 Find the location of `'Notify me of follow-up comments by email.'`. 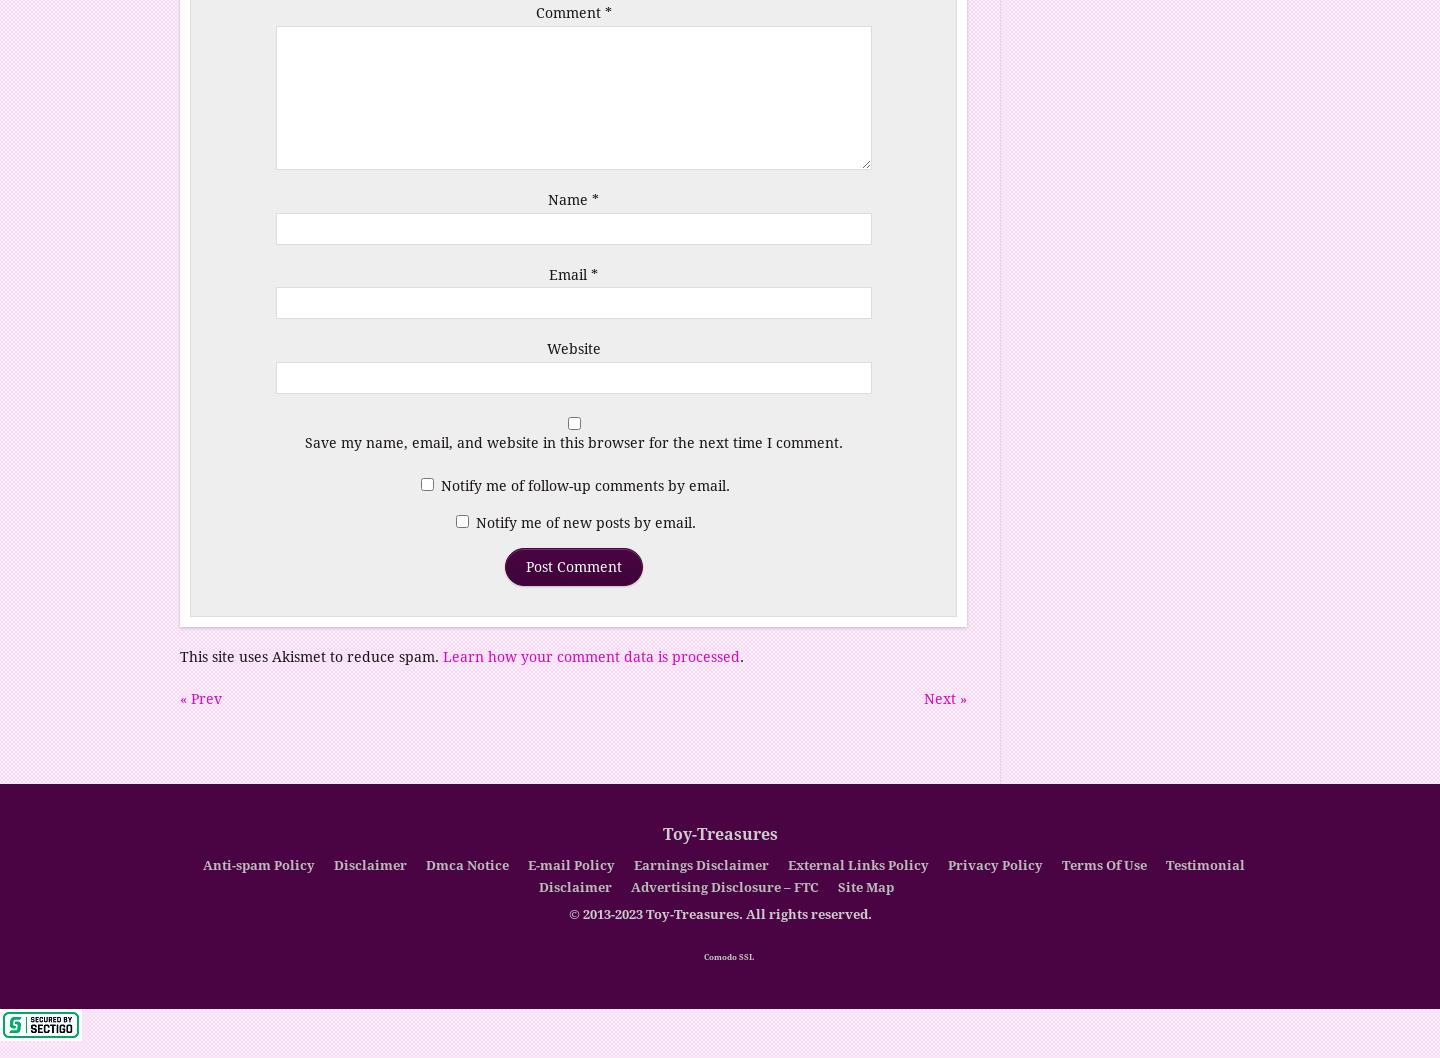

'Notify me of follow-up comments by email.' is located at coordinates (585, 483).